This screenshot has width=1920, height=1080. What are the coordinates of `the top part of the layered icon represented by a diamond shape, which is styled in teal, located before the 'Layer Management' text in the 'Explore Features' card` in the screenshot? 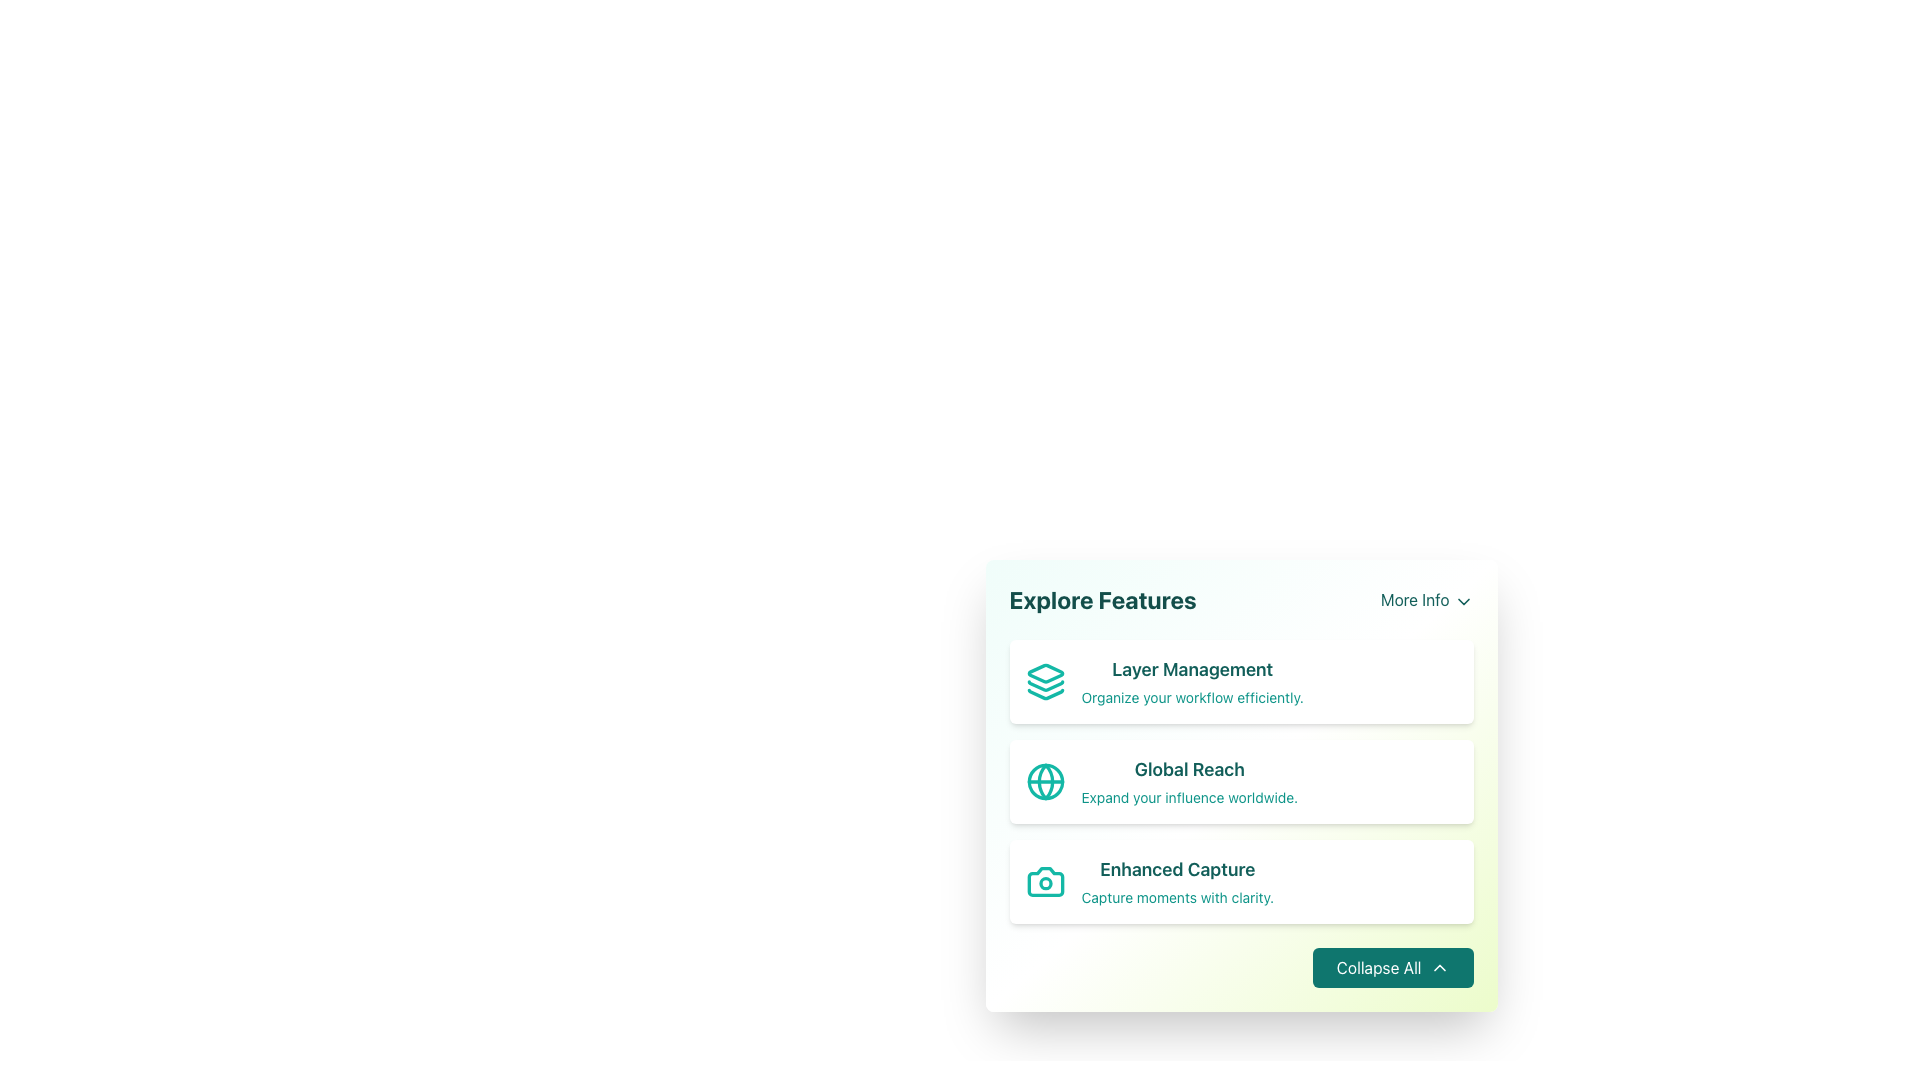 It's located at (1044, 673).